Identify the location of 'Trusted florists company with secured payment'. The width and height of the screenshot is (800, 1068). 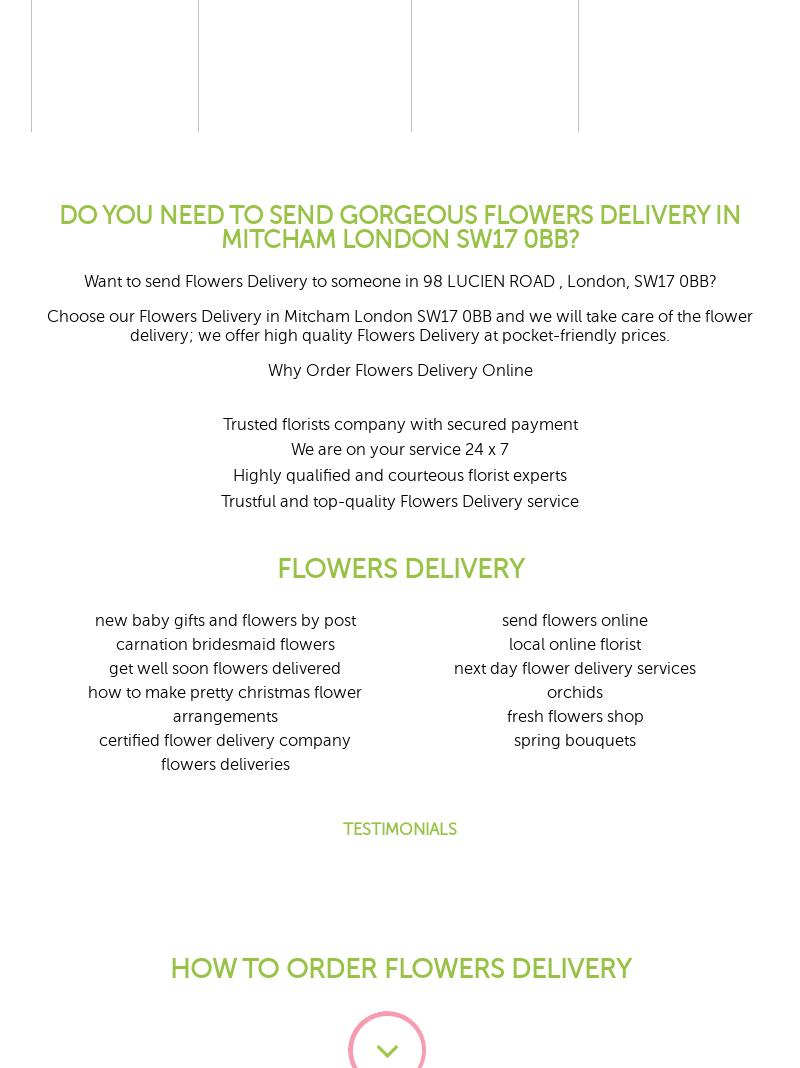
(222, 423).